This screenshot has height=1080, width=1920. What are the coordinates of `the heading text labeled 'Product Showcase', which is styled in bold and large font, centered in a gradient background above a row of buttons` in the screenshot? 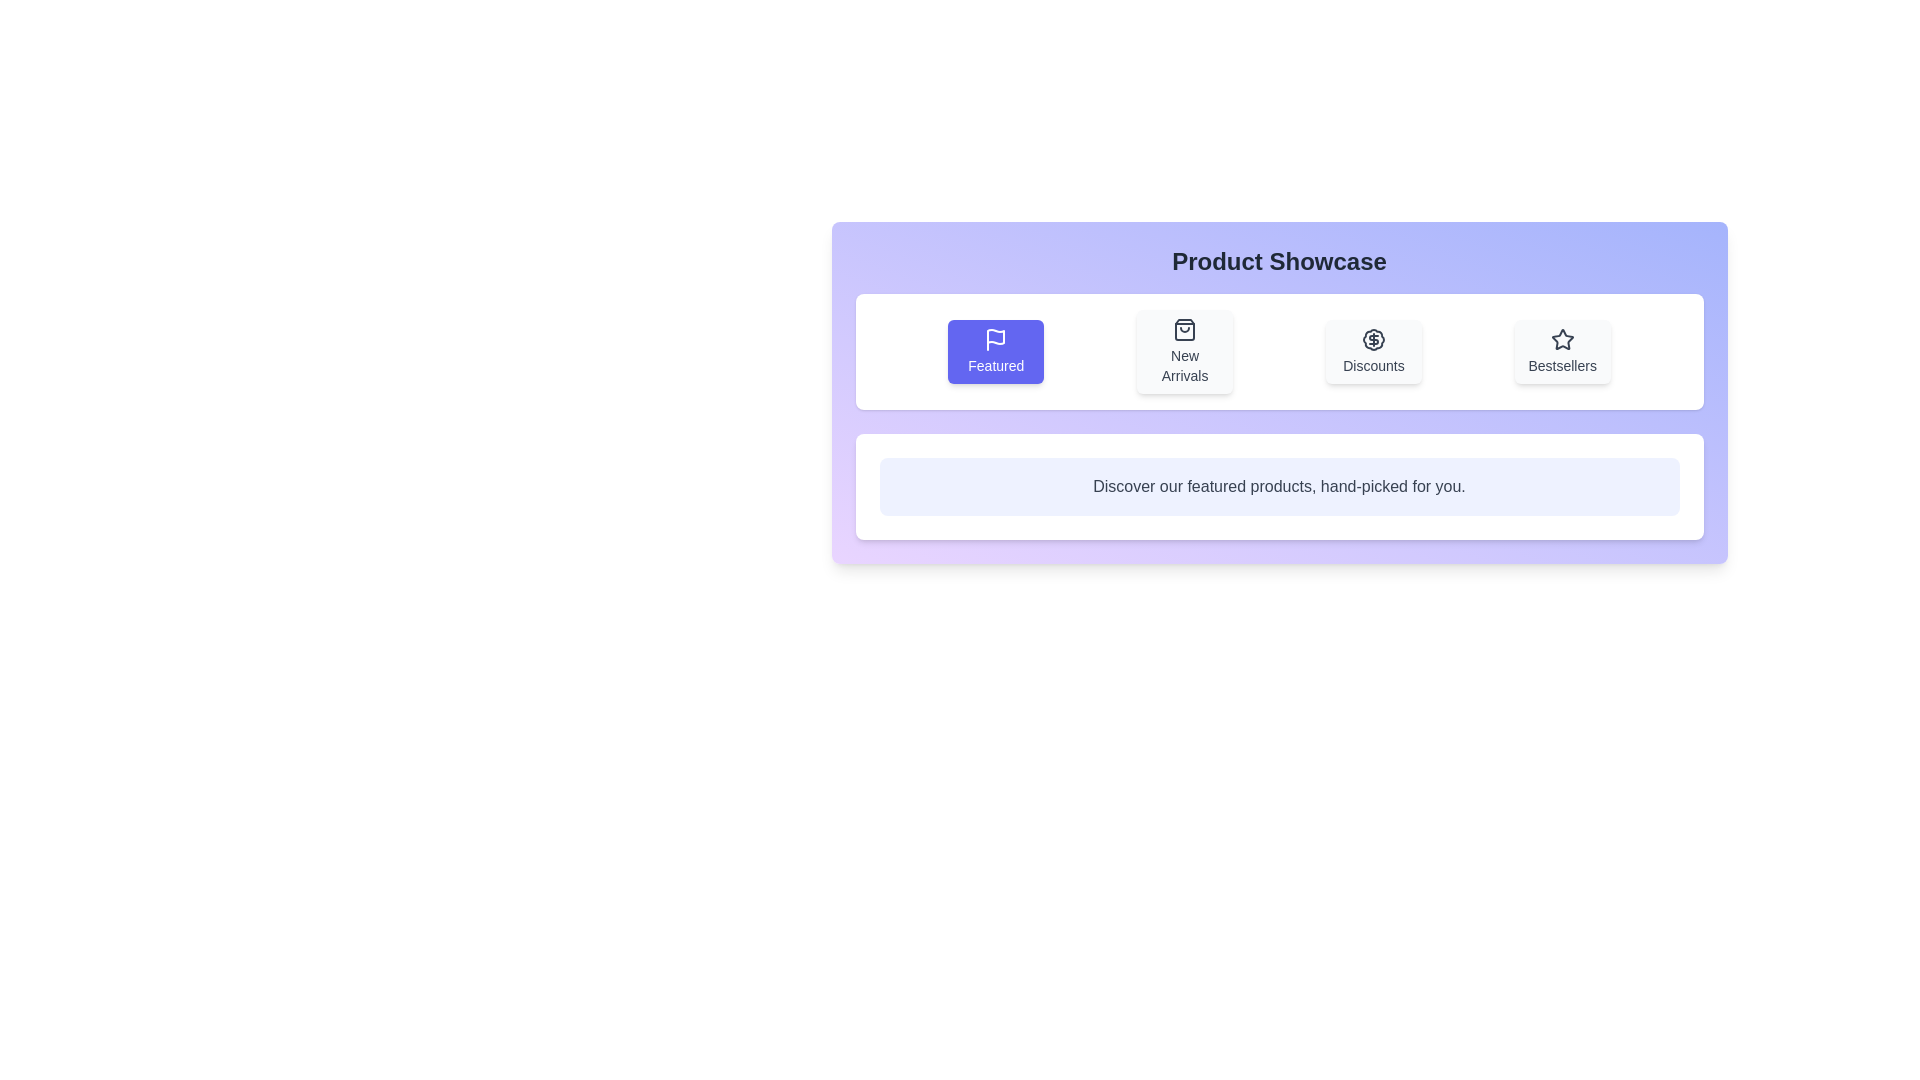 It's located at (1278, 261).